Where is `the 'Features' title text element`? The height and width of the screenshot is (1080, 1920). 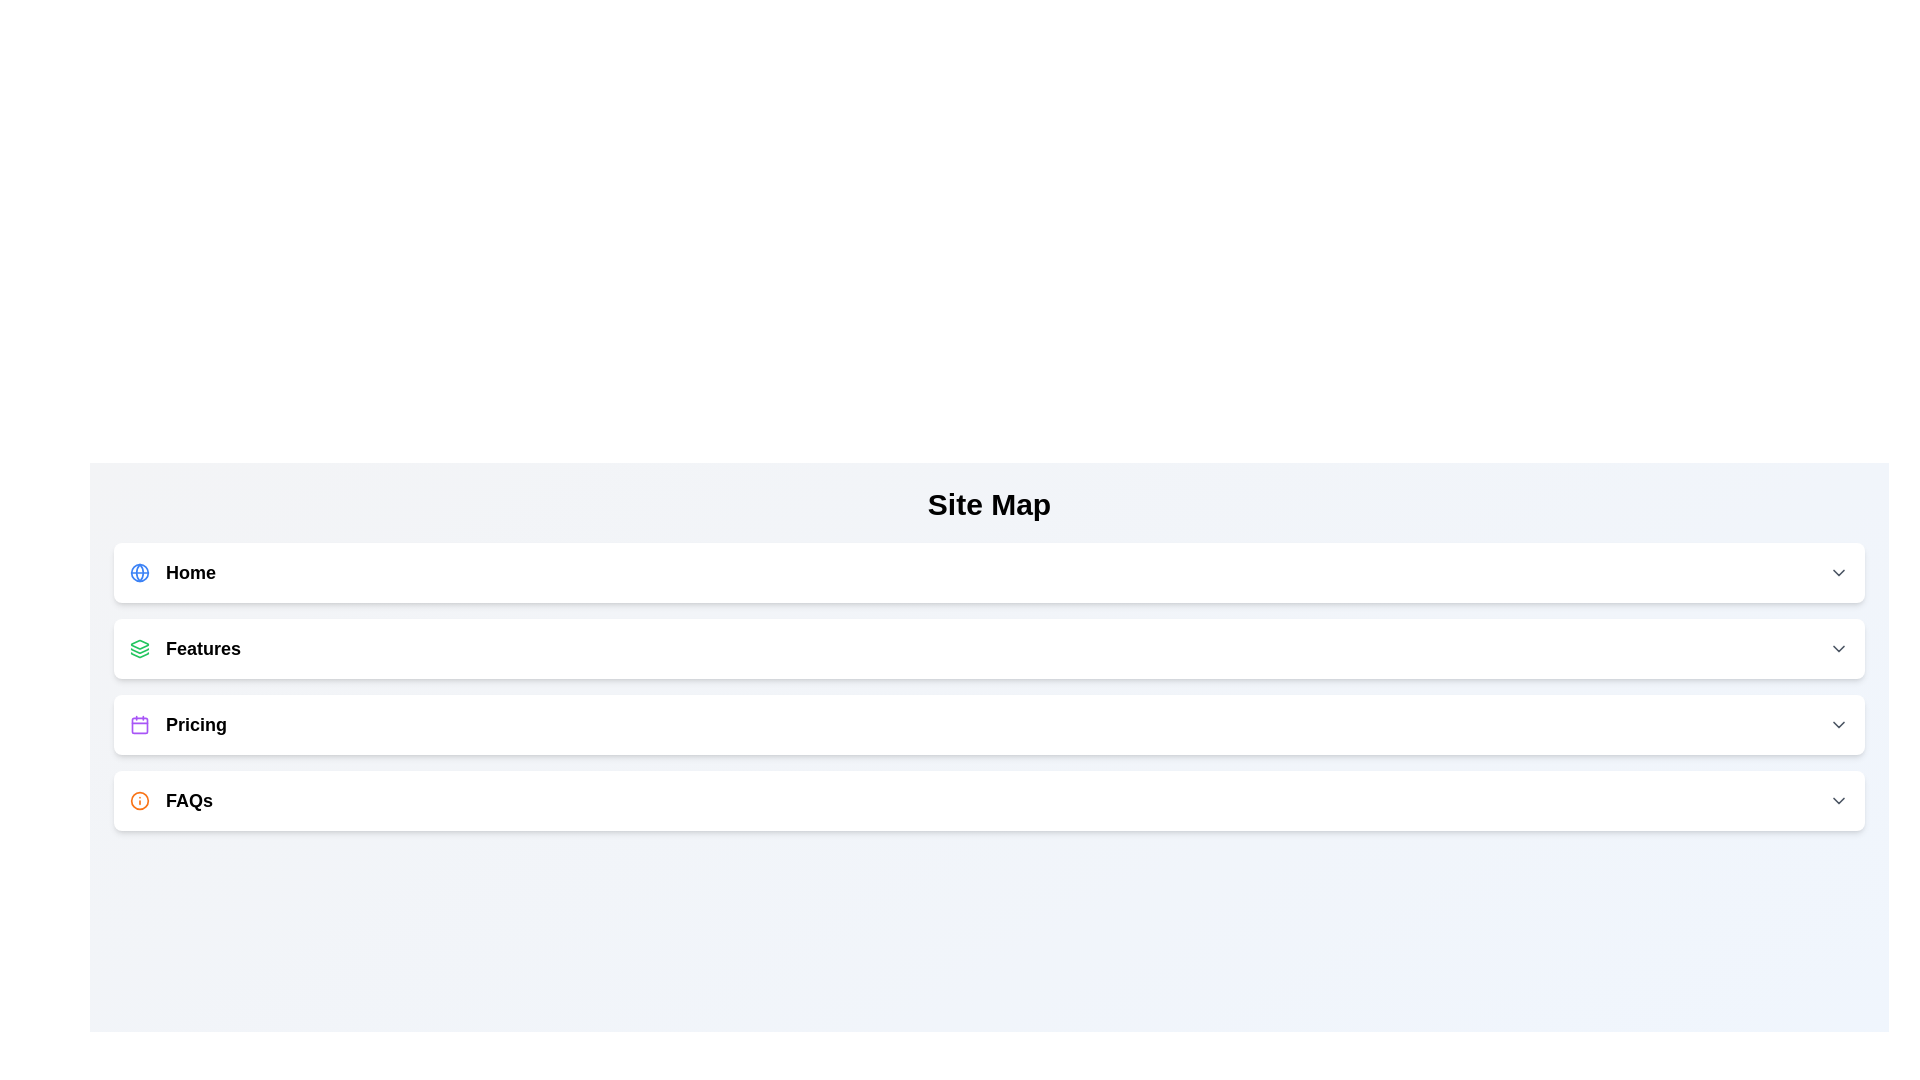
the 'Features' title text element is located at coordinates (203, 648).